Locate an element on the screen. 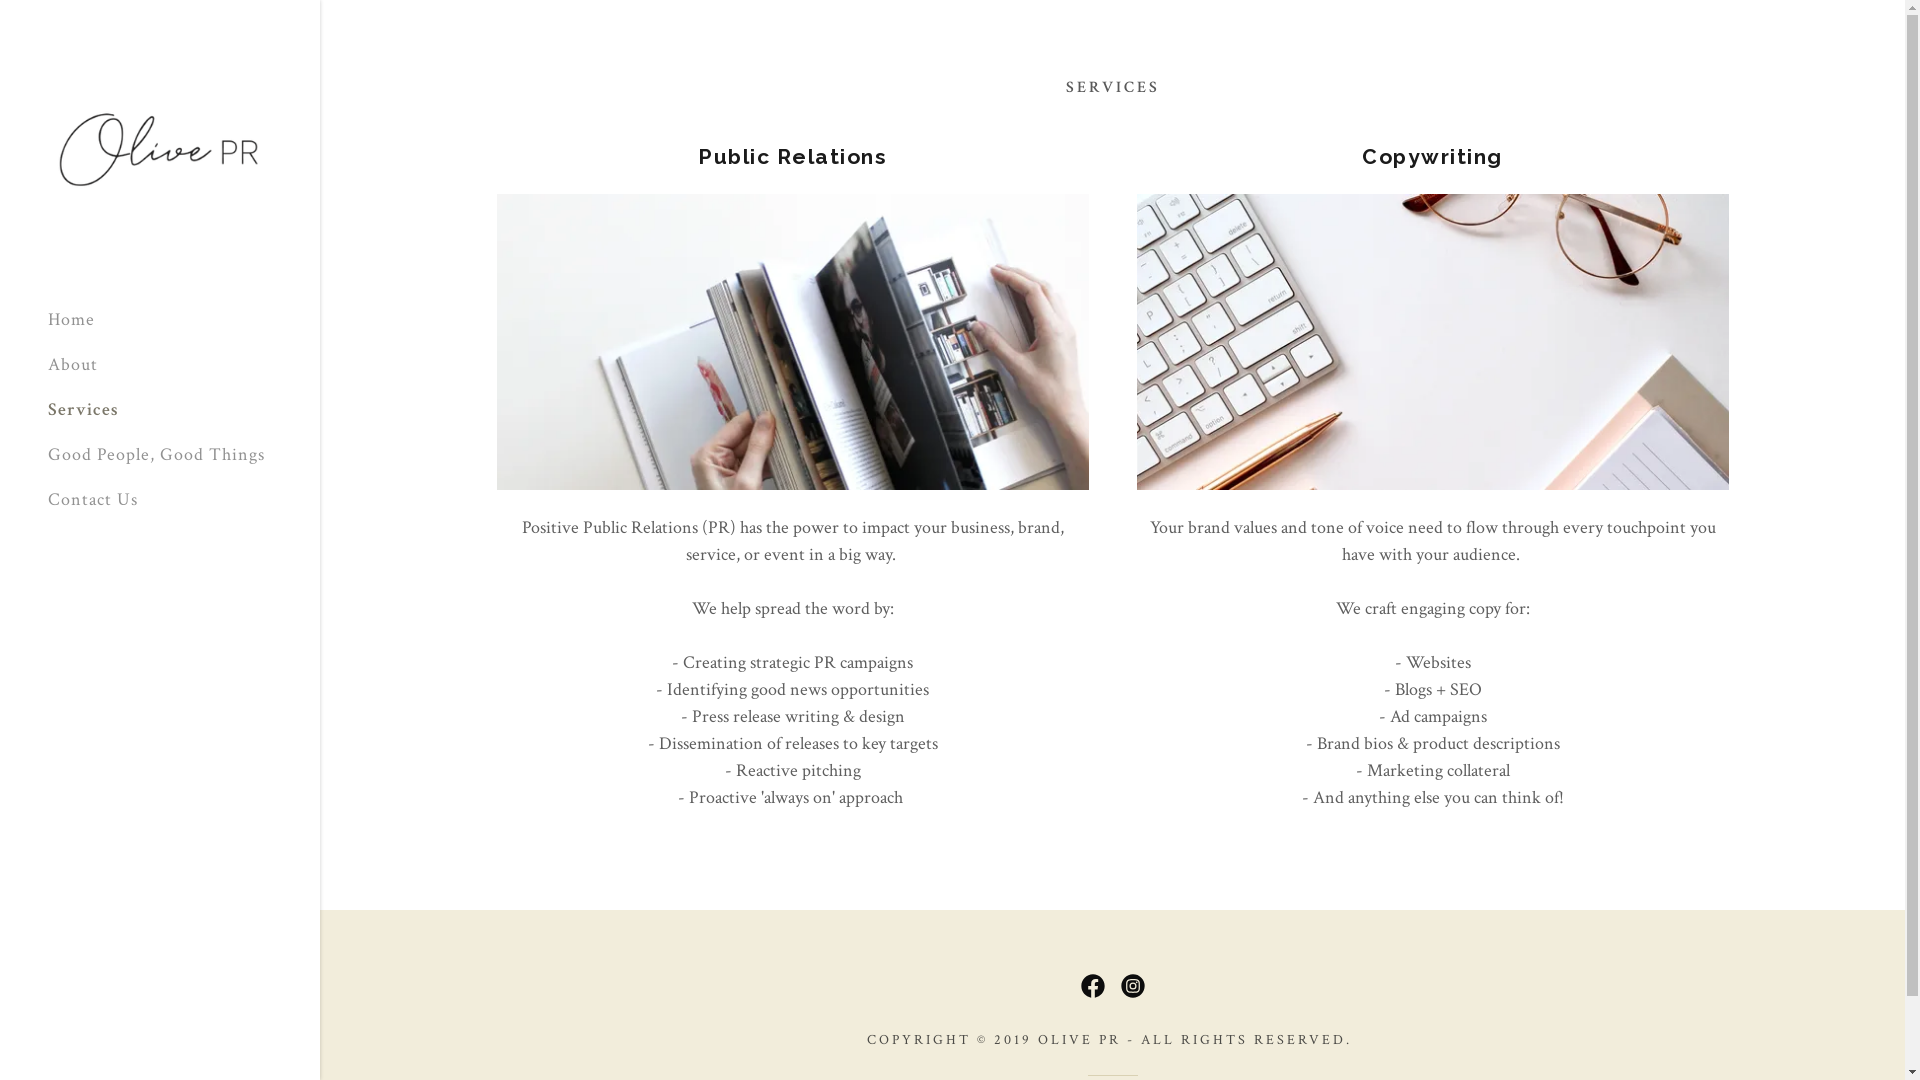 This screenshot has height=1080, width=1920. 'Services' is located at coordinates (48, 408).